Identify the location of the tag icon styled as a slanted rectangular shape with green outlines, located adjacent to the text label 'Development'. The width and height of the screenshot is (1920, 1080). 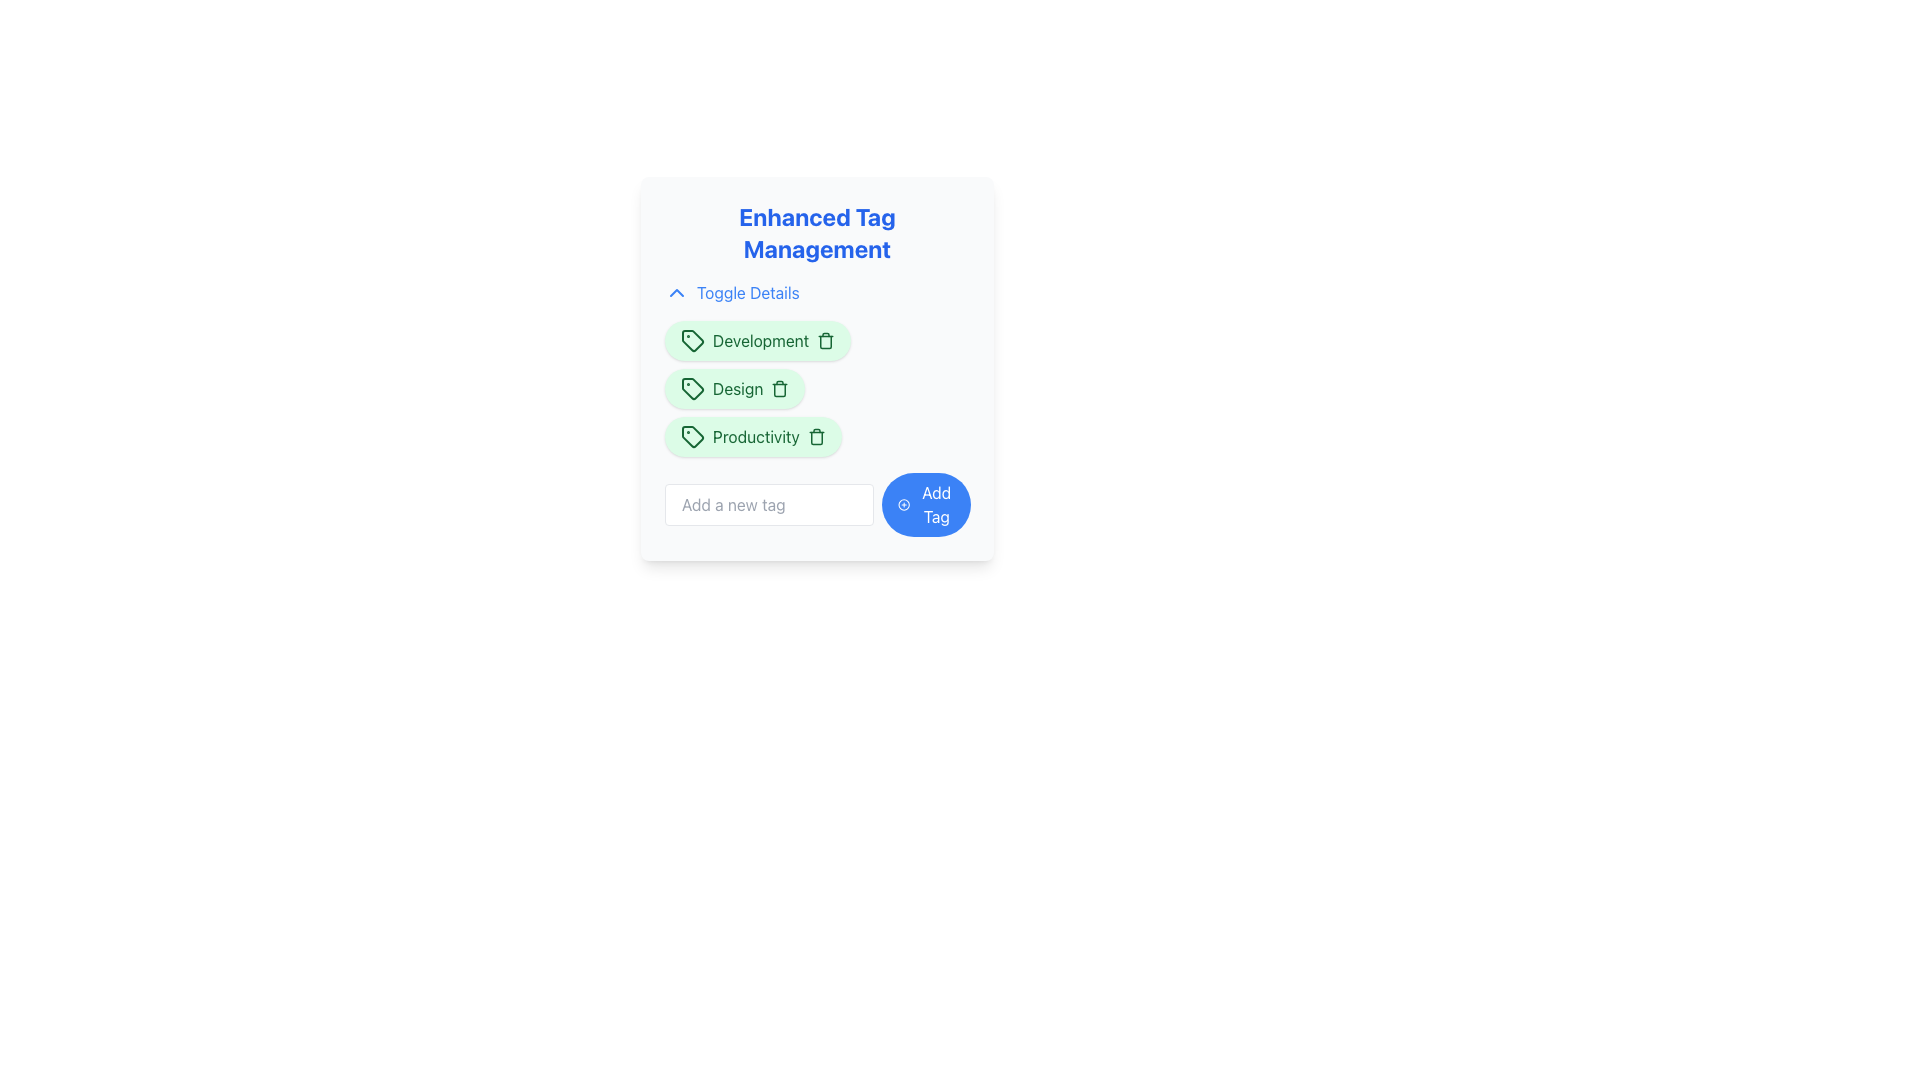
(692, 339).